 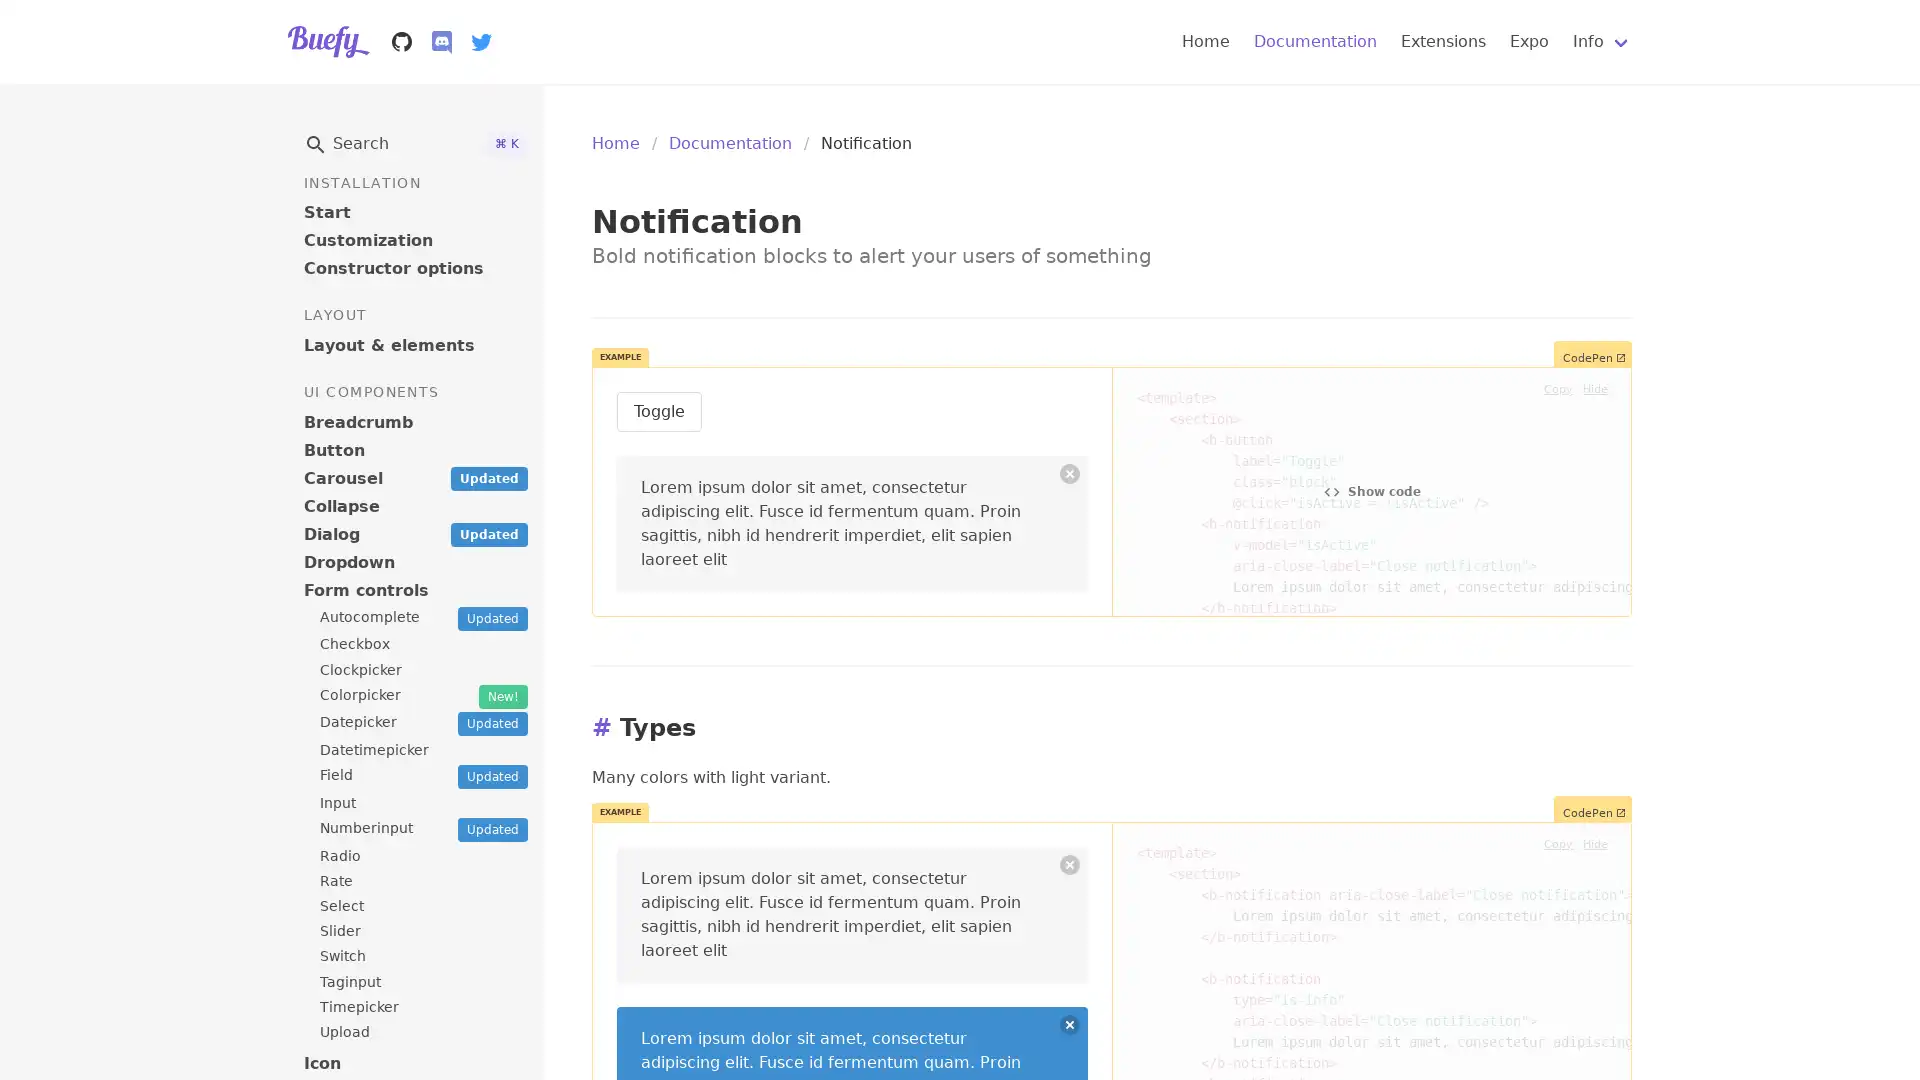 I want to click on Close notification, so click(x=1069, y=863).